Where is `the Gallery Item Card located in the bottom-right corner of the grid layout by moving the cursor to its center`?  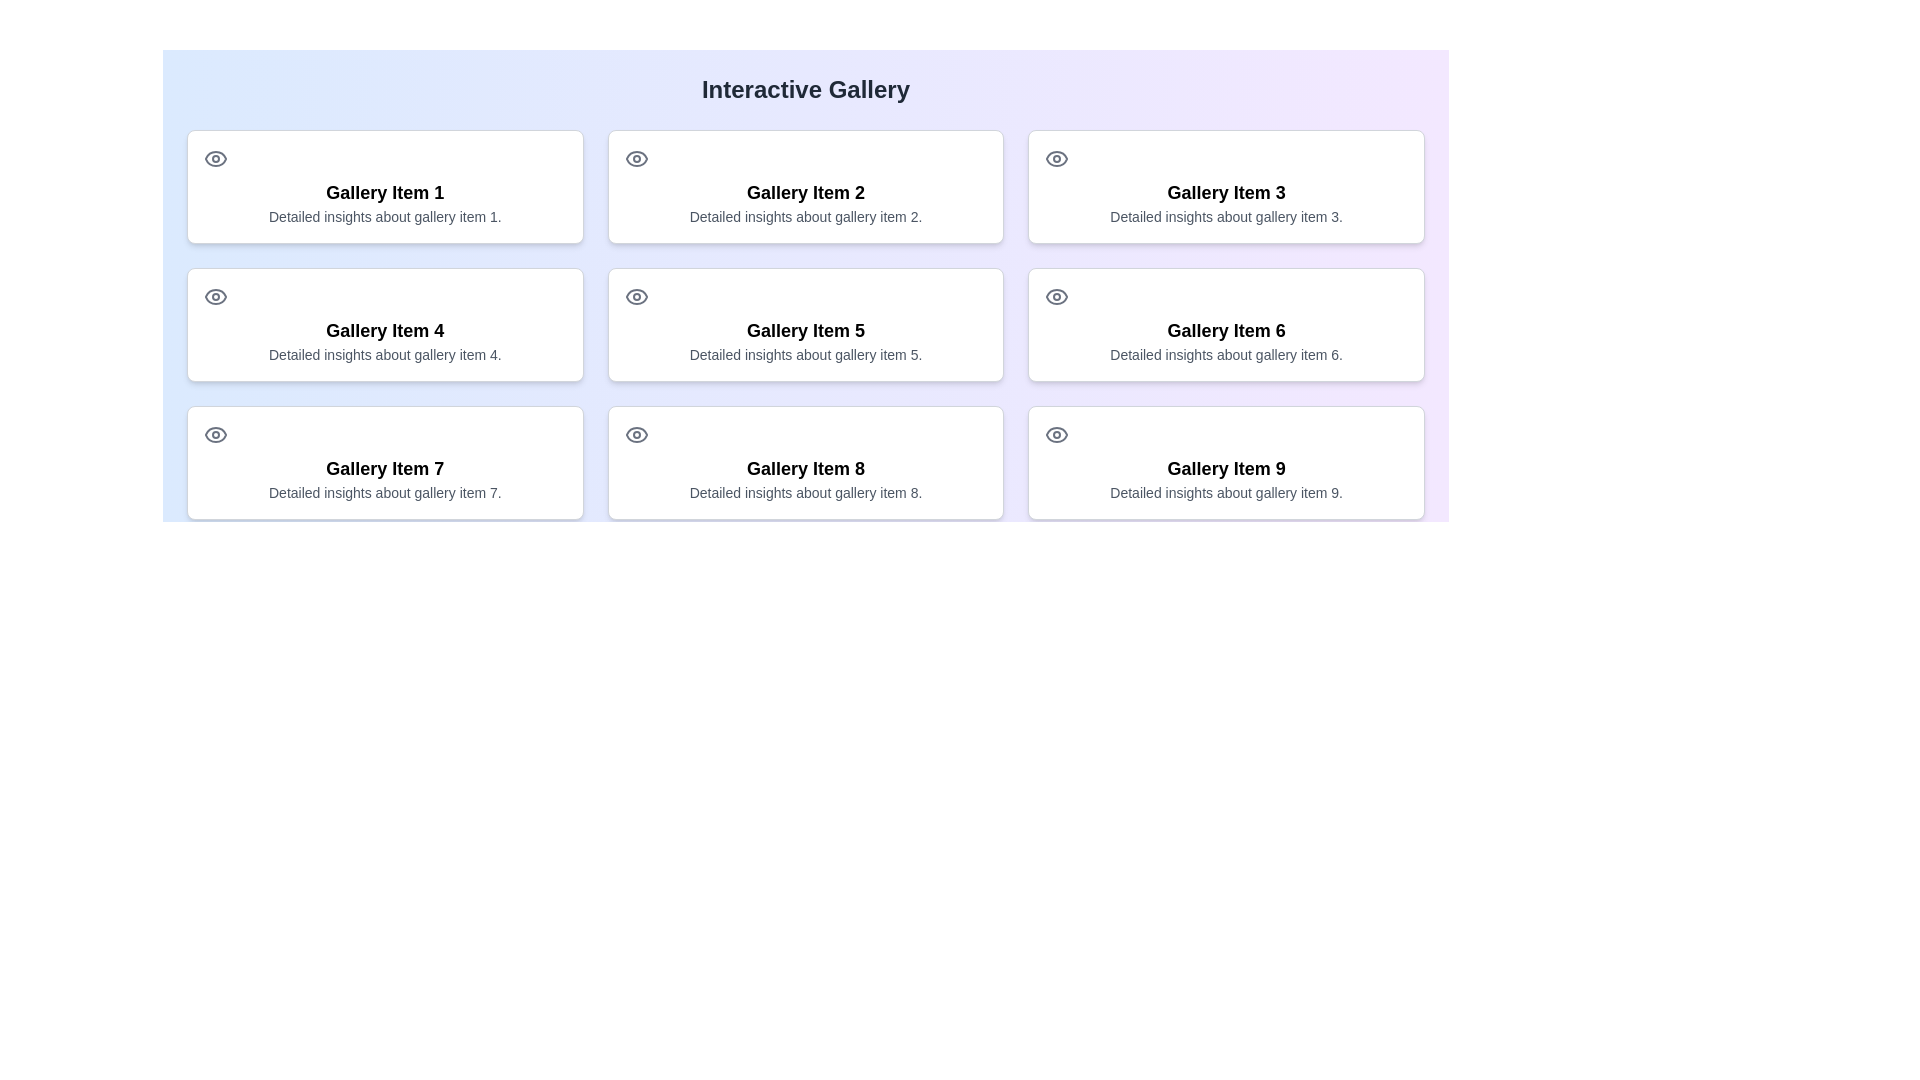 the Gallery Item Card located in the bottom-right corner of the grid layout by moving the cursor to its center is located at coordinates (1225, 462).